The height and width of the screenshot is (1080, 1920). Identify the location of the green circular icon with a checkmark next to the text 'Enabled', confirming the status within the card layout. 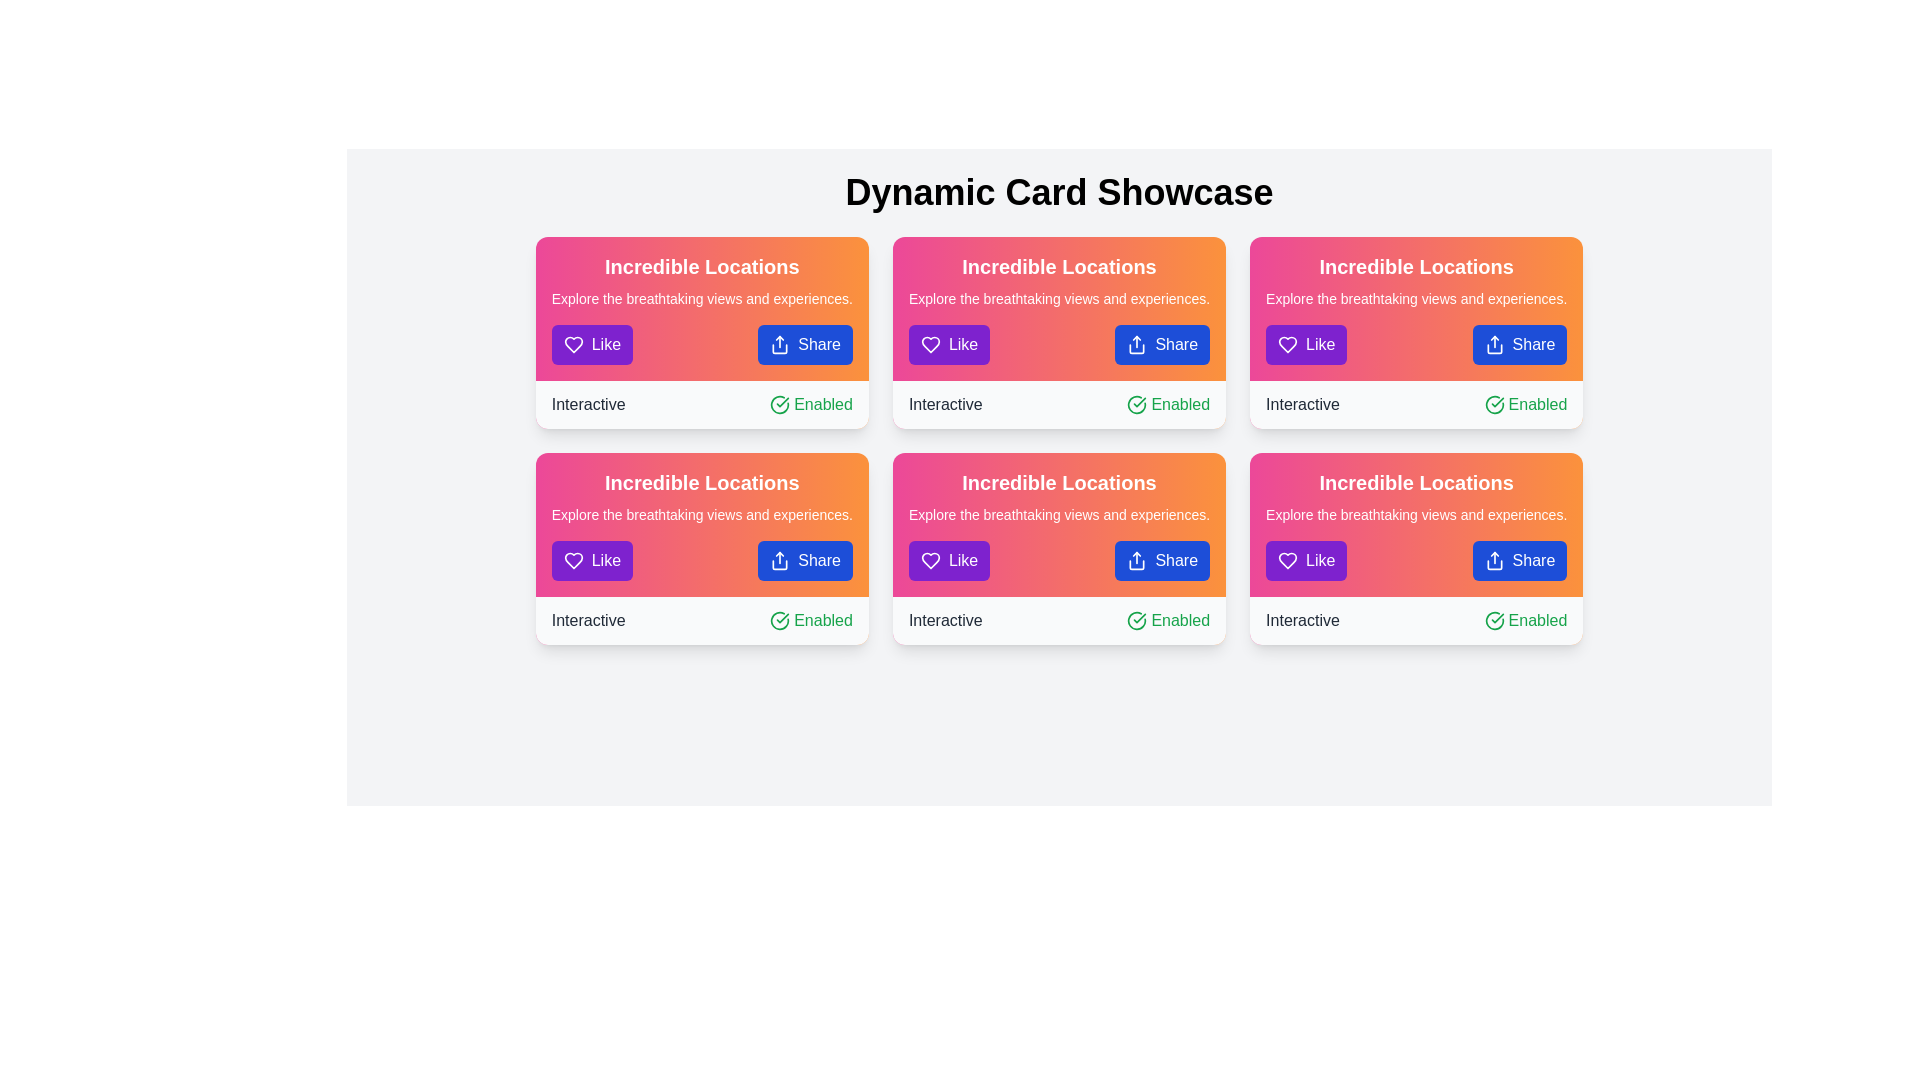
(1137, 620).